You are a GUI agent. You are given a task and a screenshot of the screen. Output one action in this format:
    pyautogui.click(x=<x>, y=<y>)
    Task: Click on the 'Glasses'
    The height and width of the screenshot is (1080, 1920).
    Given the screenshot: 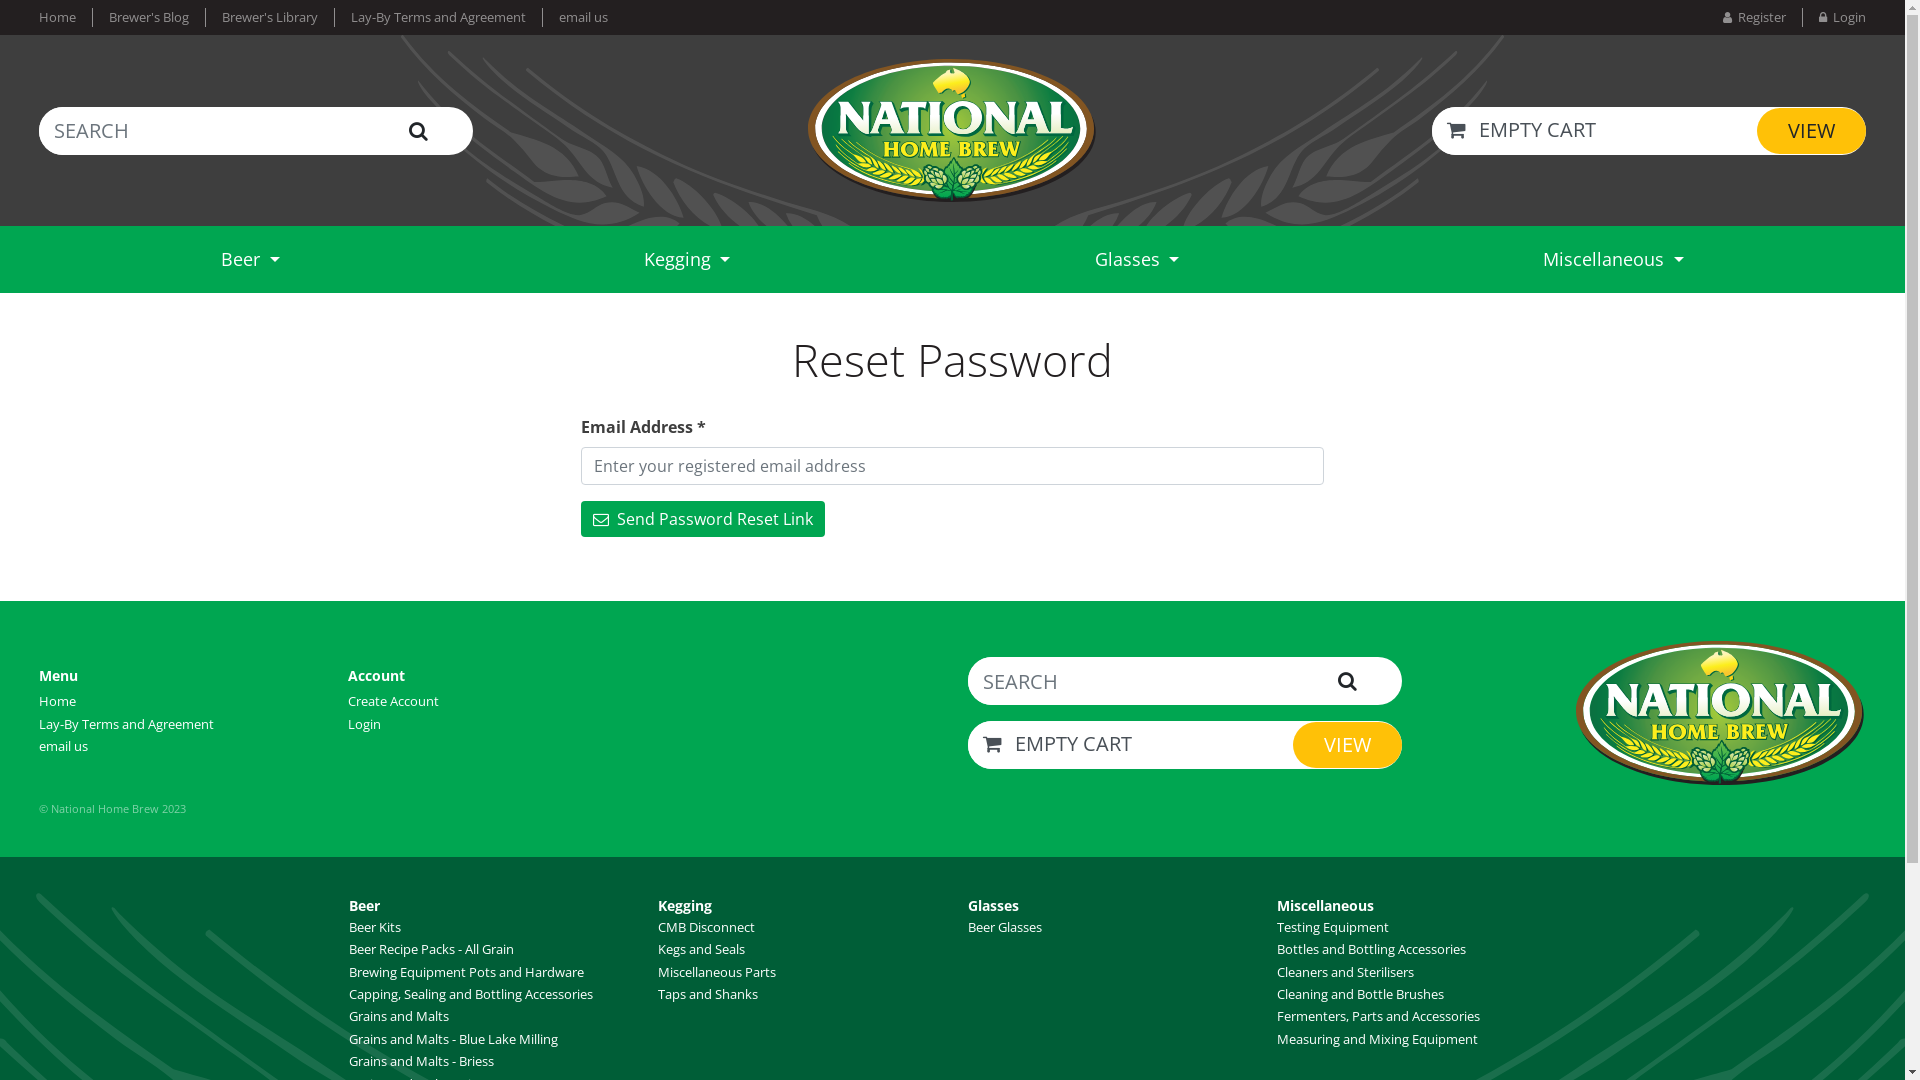 What is the action you would take?
    pyautogui.click(x=1137, y=257)
    